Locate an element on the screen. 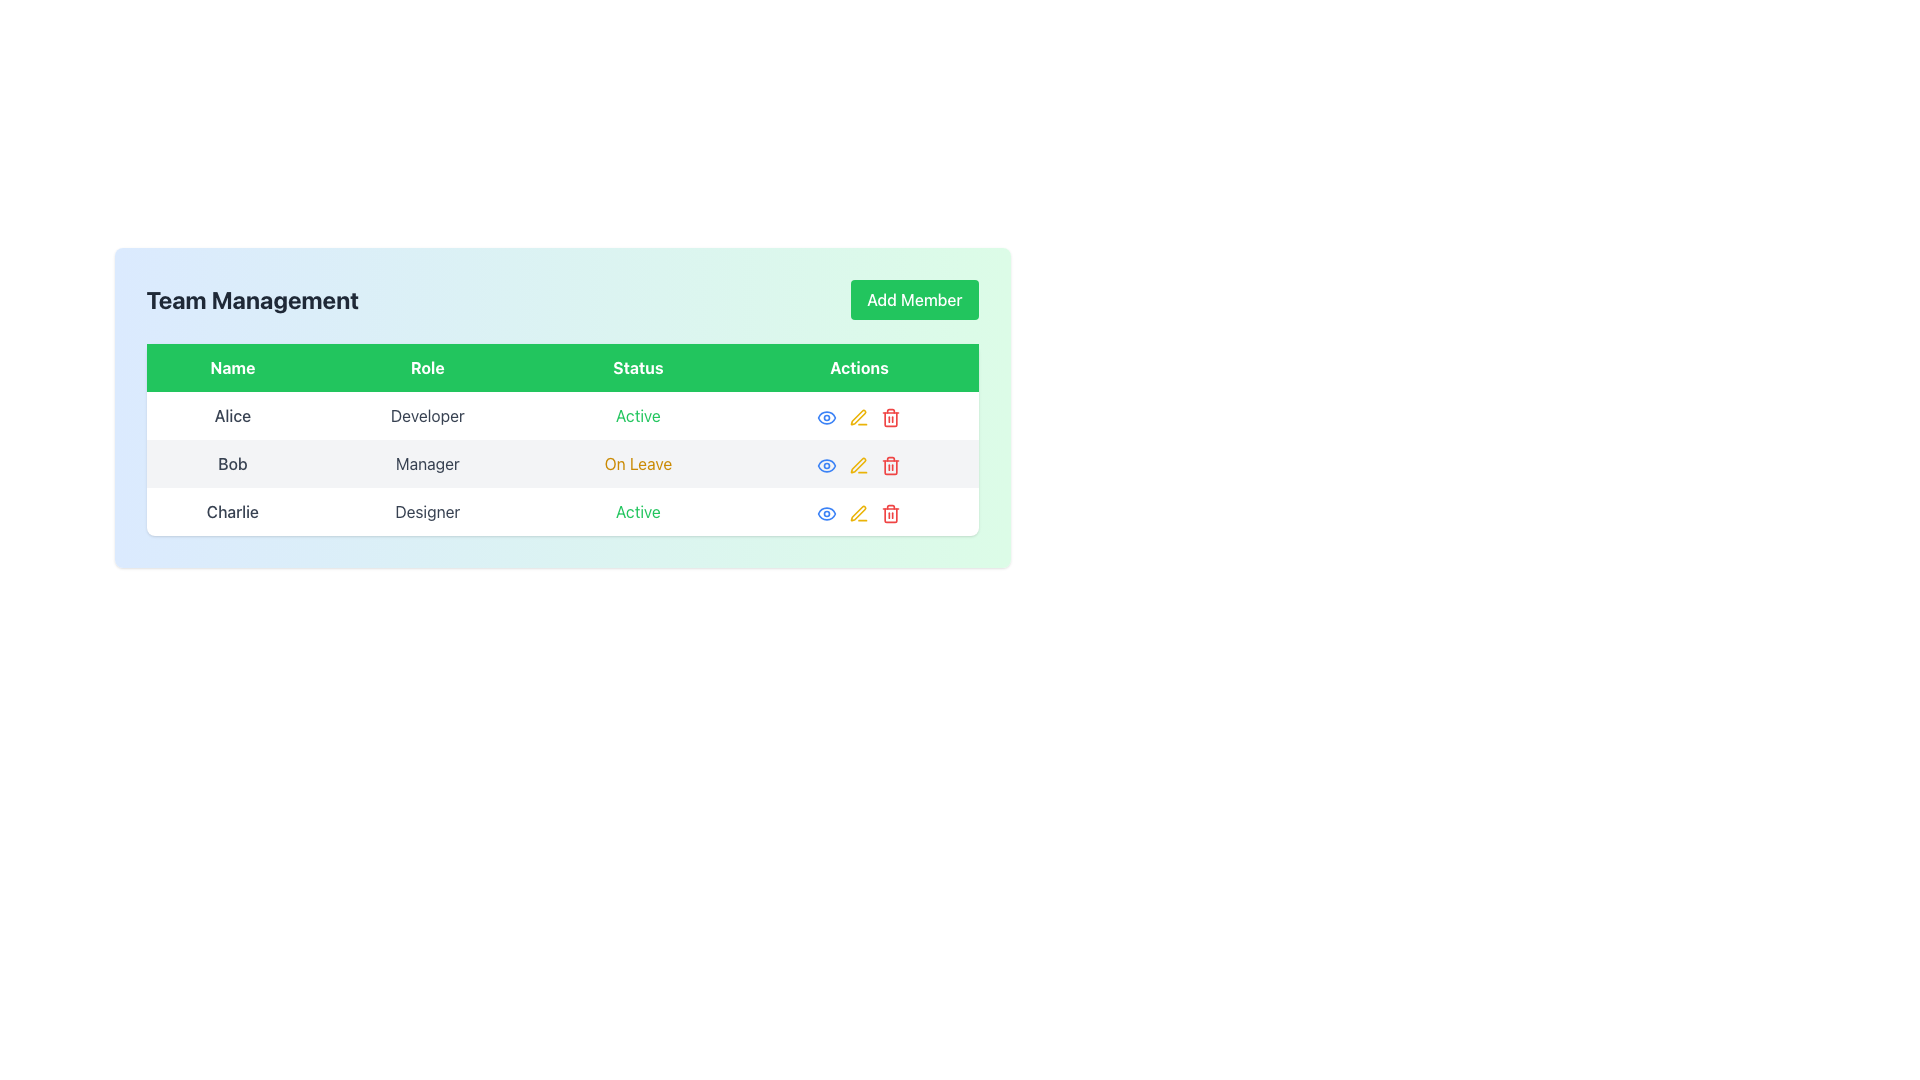 This screenshot has height=1080, width=1920. or tab through the interactive icons located in the 'Actions' column of the table corresponding to 'Alice' is located at coordinates (859, 415).